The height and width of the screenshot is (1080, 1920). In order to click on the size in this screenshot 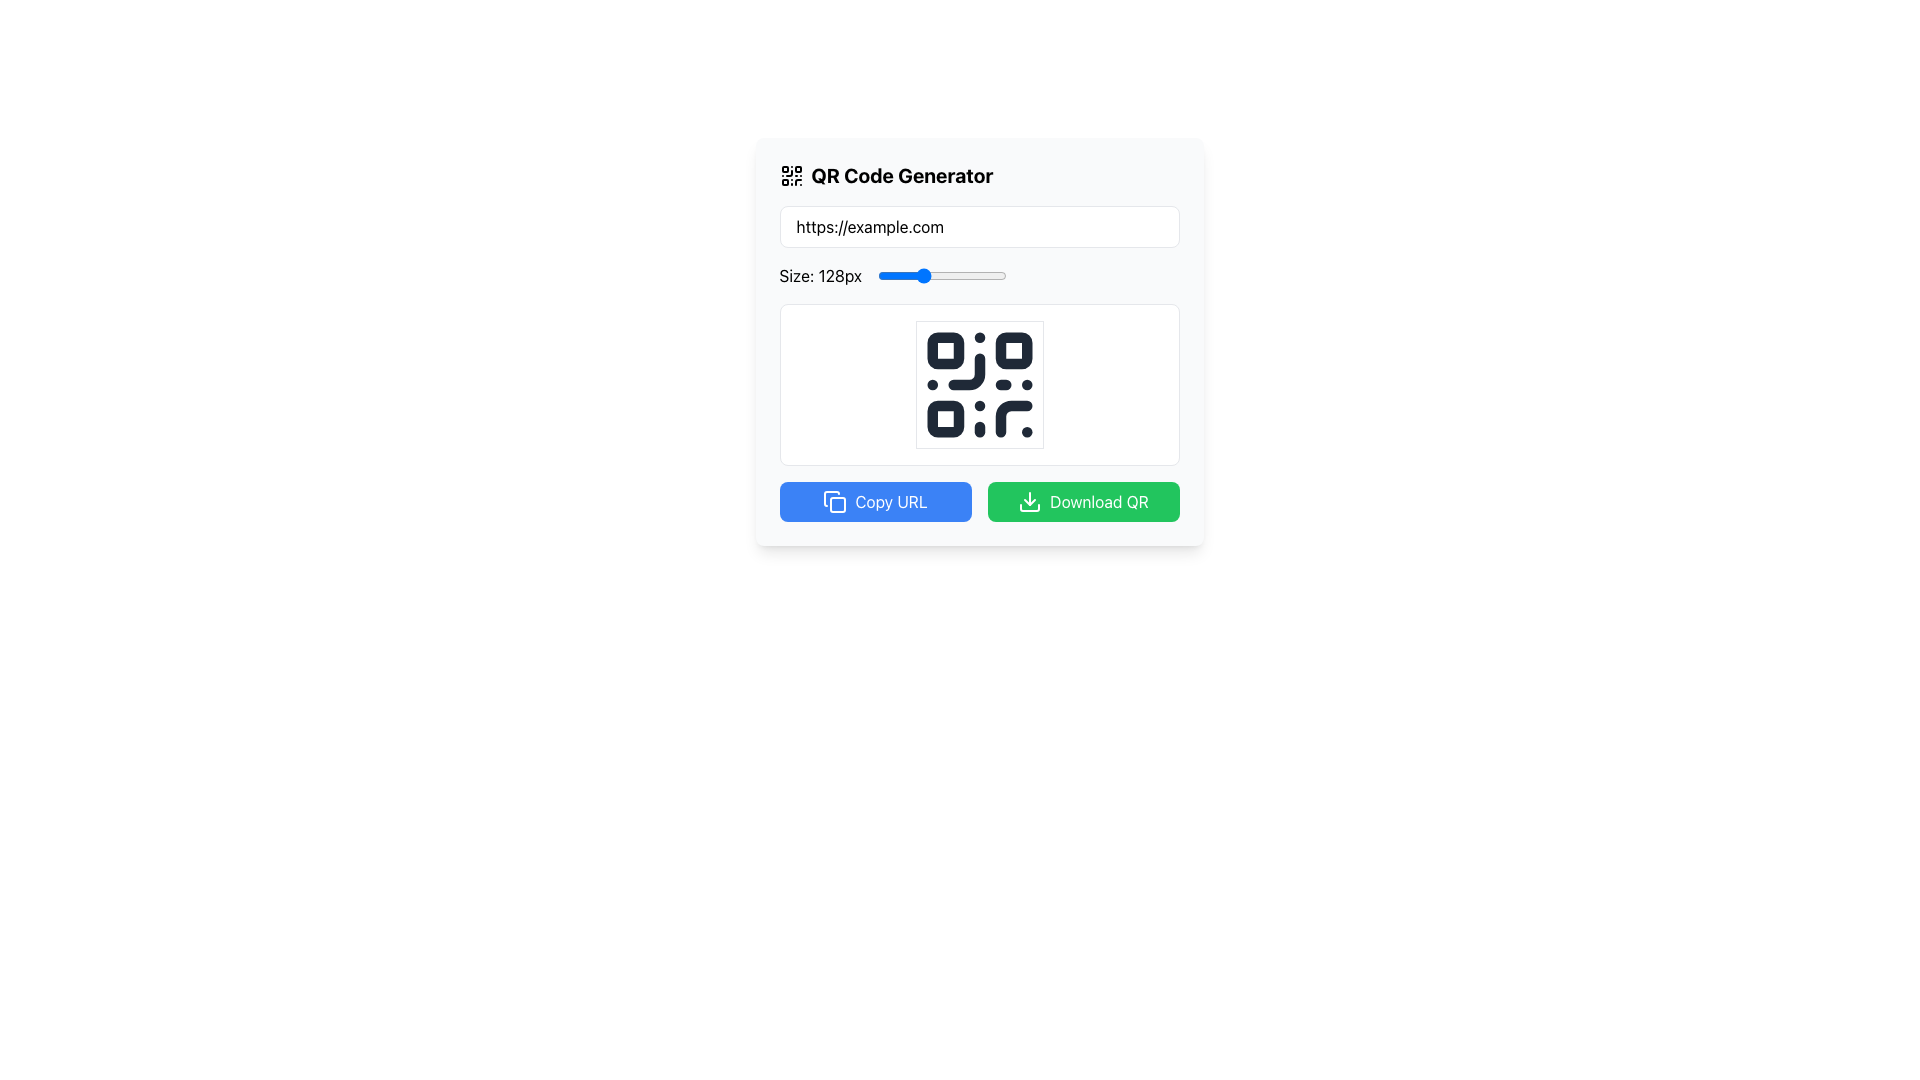, I will do `click(891, 276)`.